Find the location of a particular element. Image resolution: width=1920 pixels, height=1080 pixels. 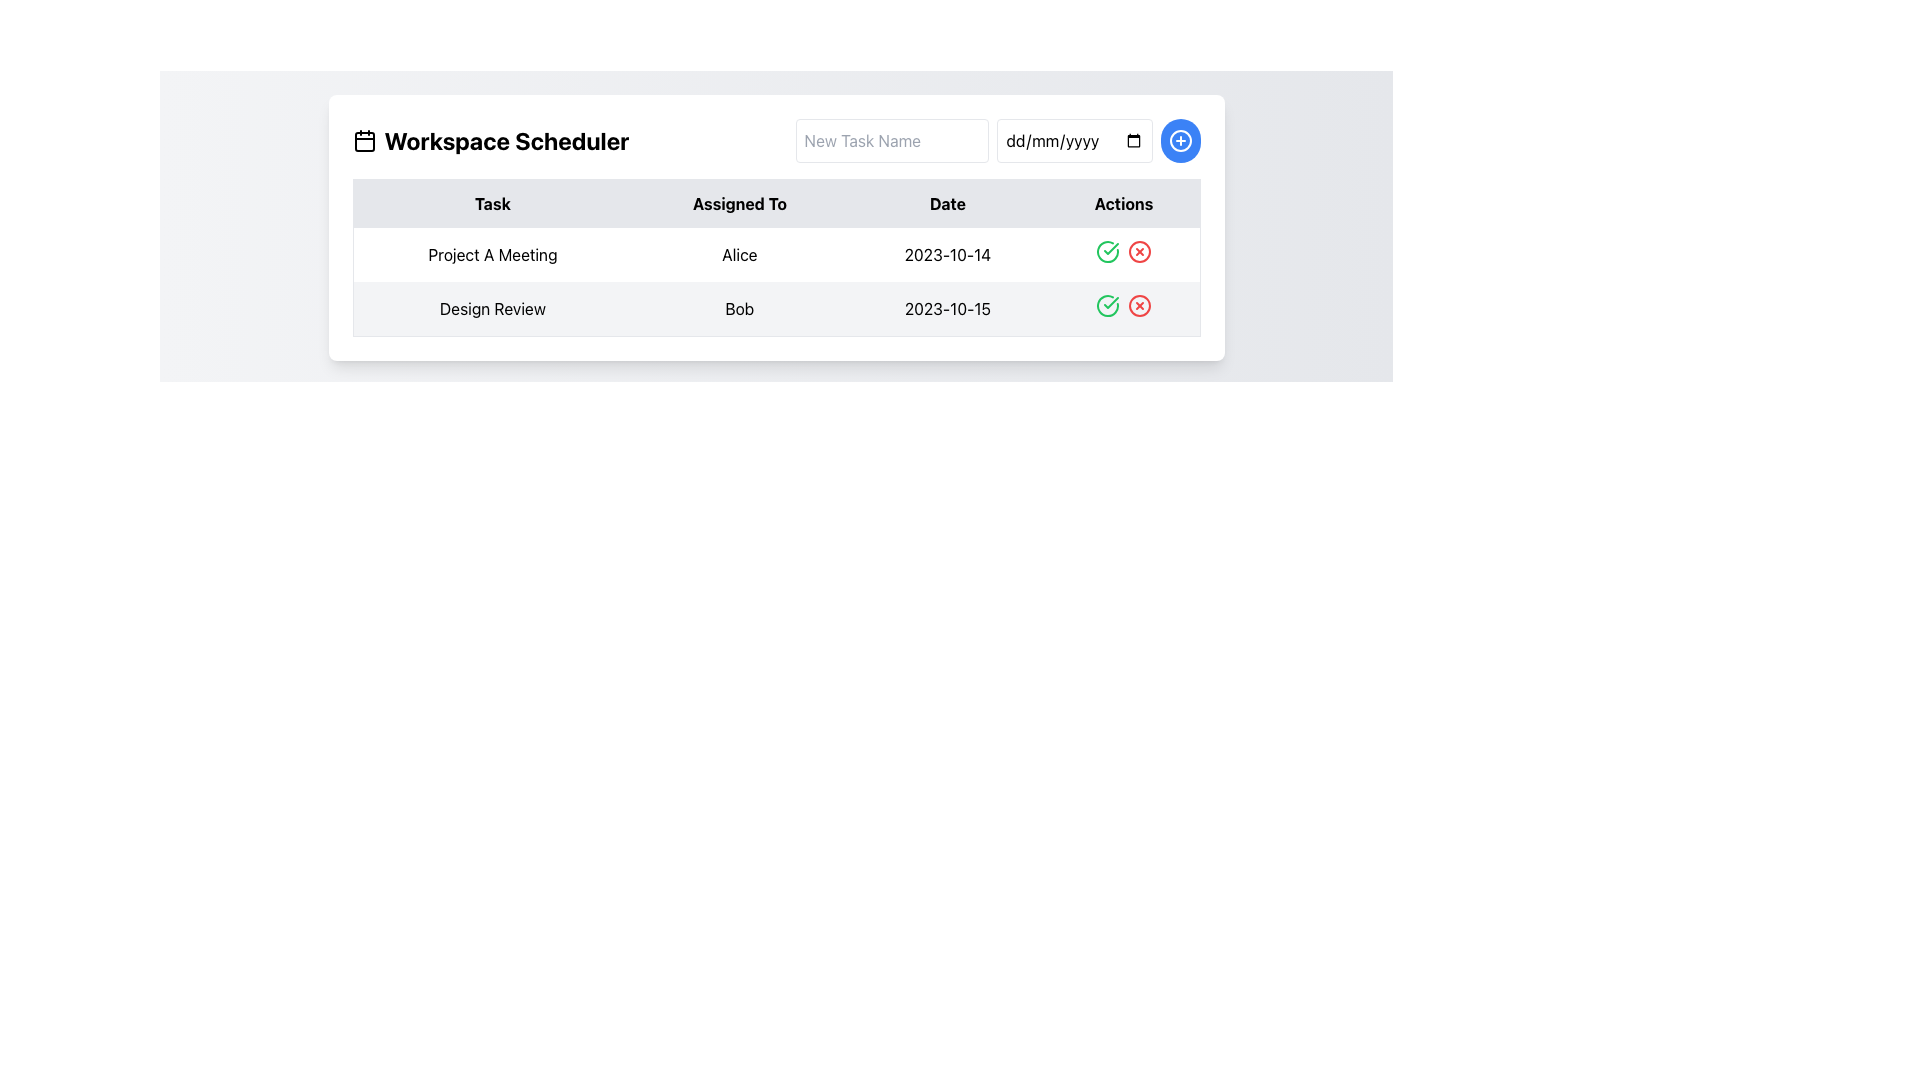

the green circular icon with a checkmark inside, located in the 'Actions' column of the second row of the table, to approve the task is located at coordinates (1107, 305).